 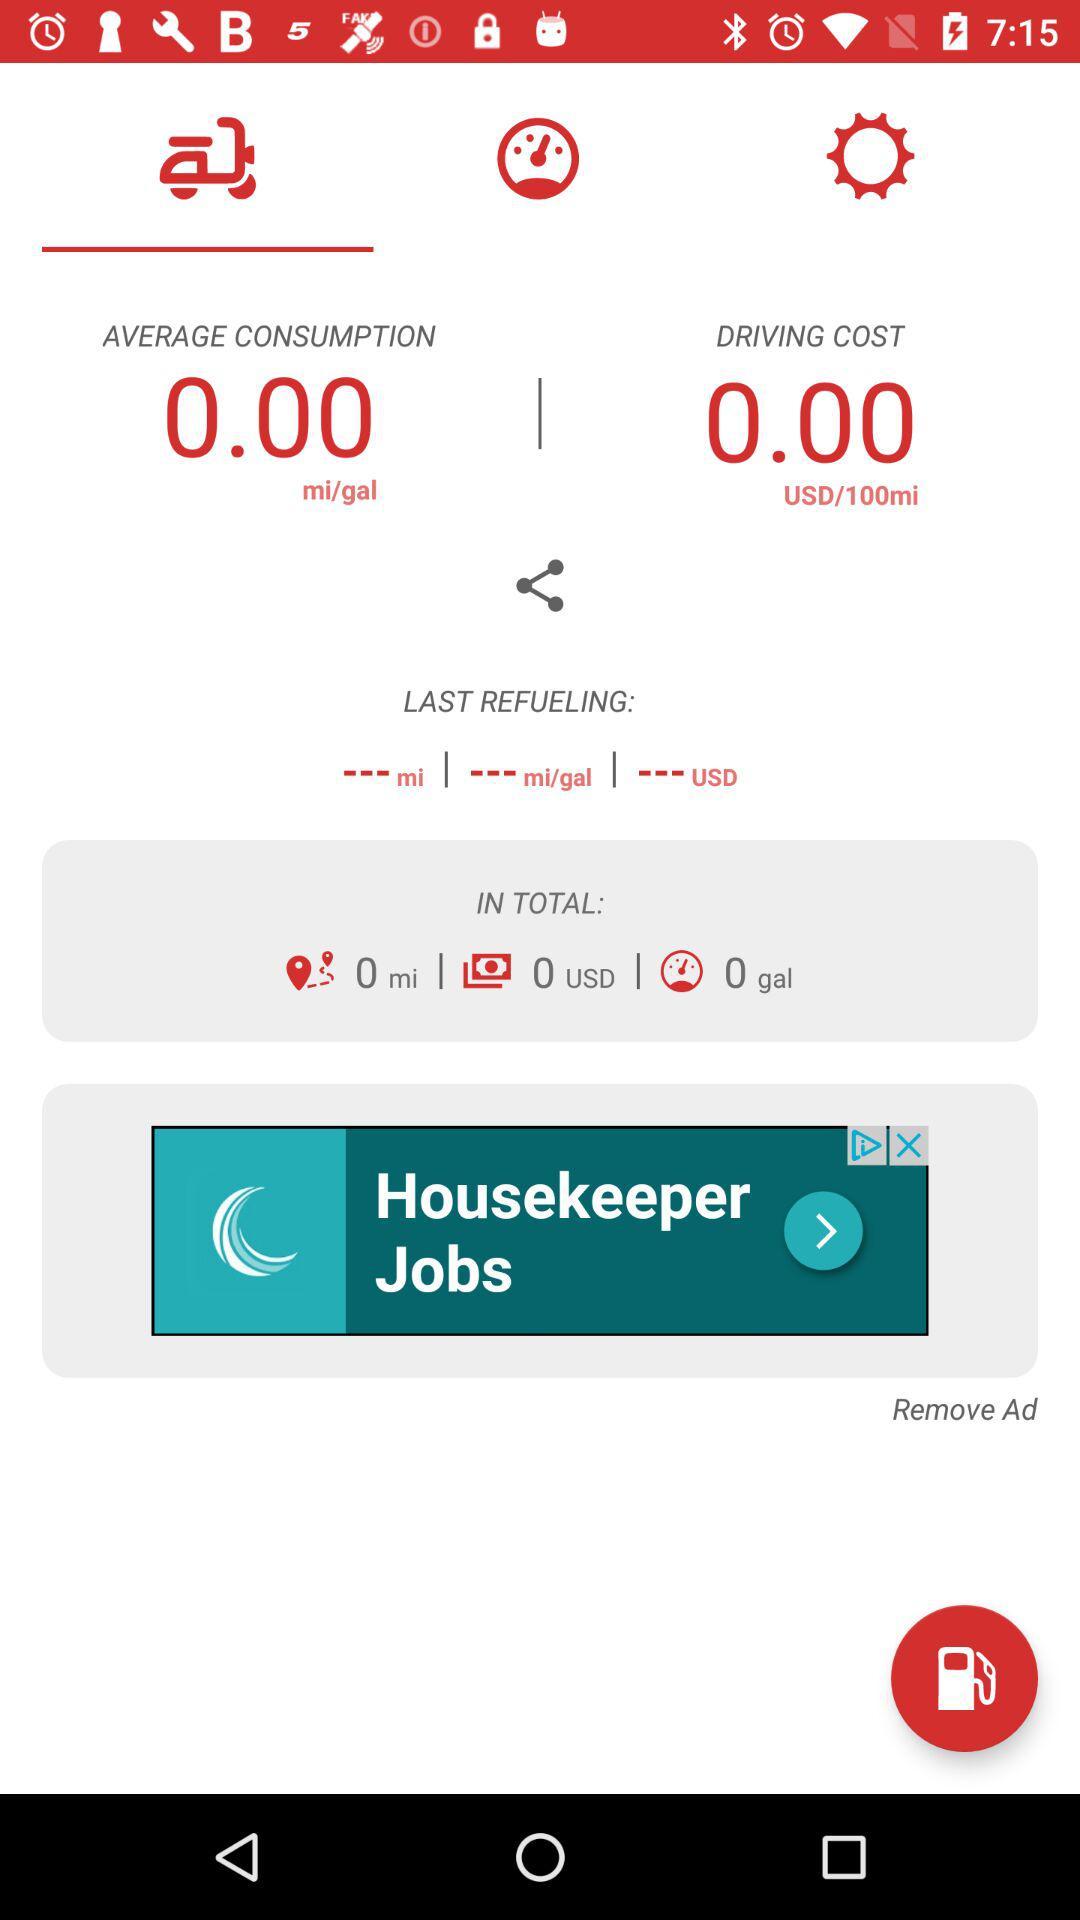 I want to click on advertisement, so click(x=540, y=1229).